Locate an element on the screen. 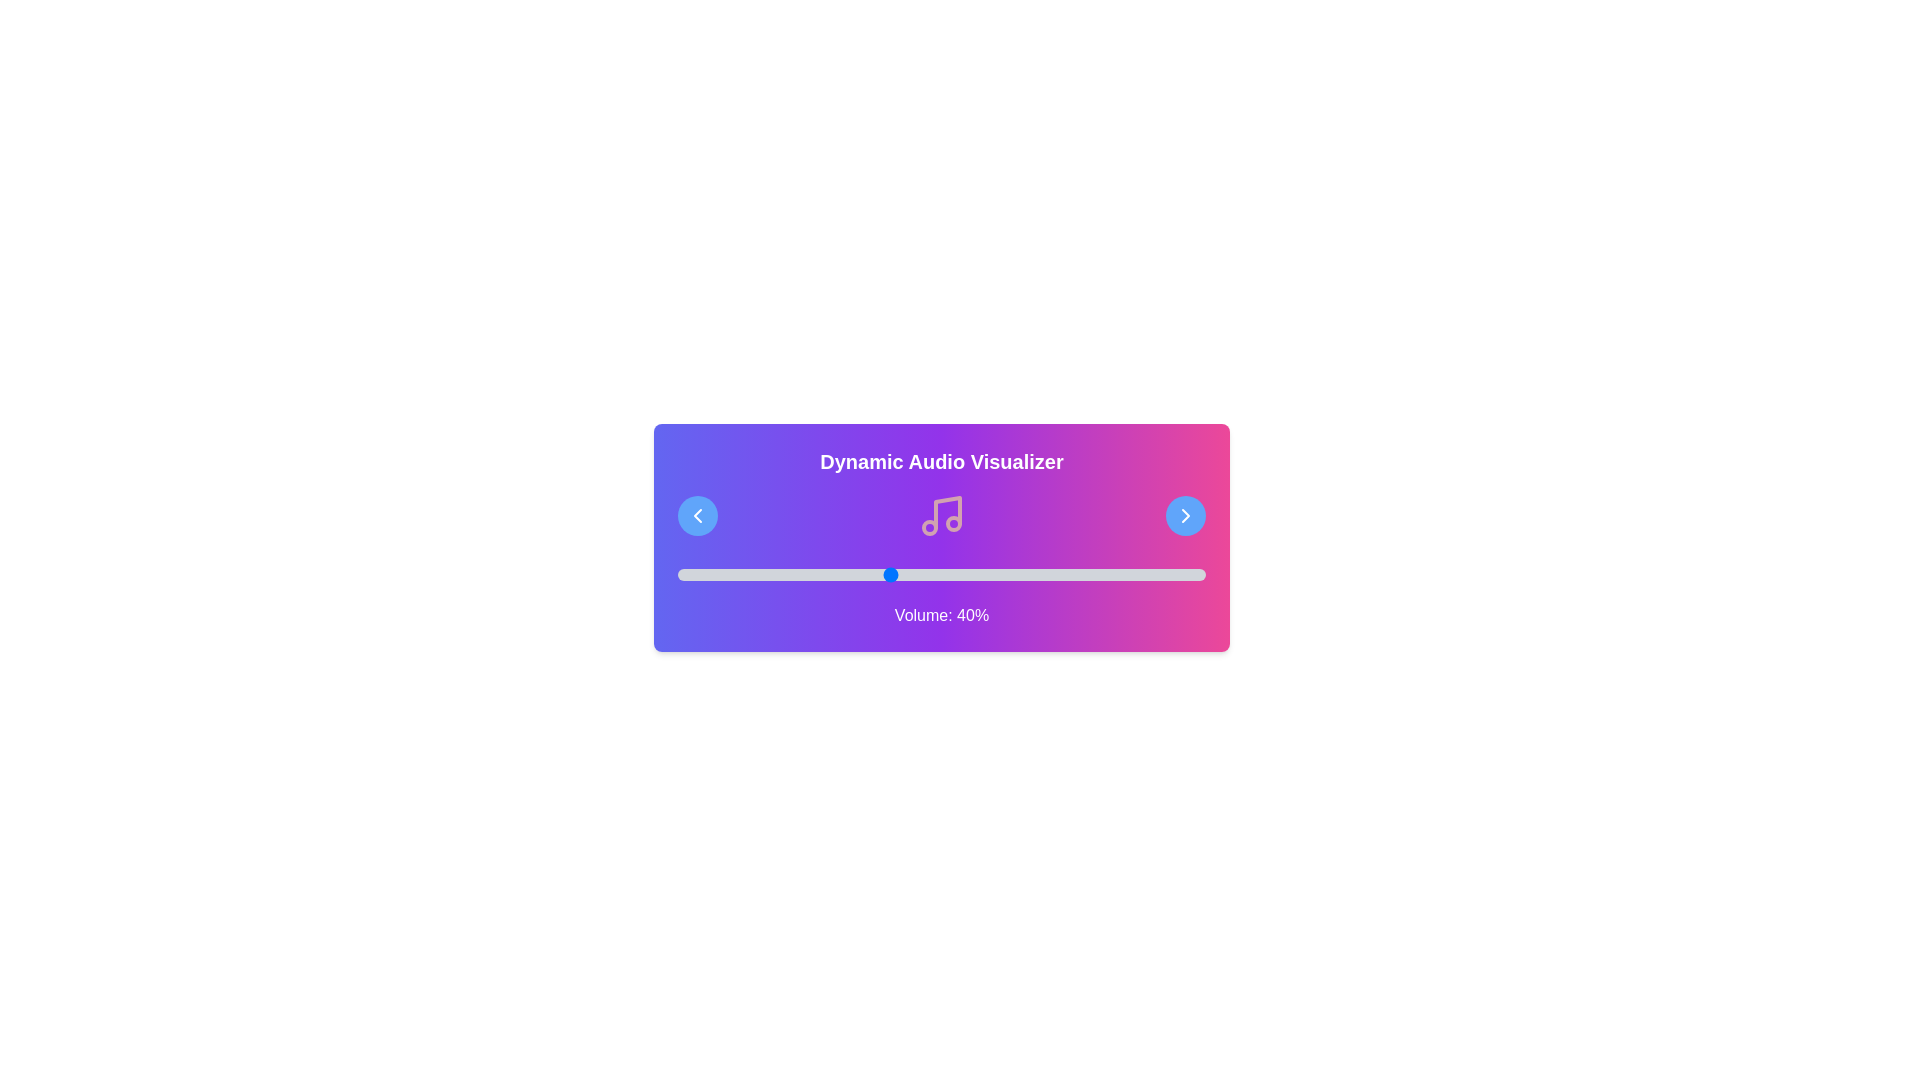  the volume slider to set the volume to 96% is located at coordinates (1184, 574).